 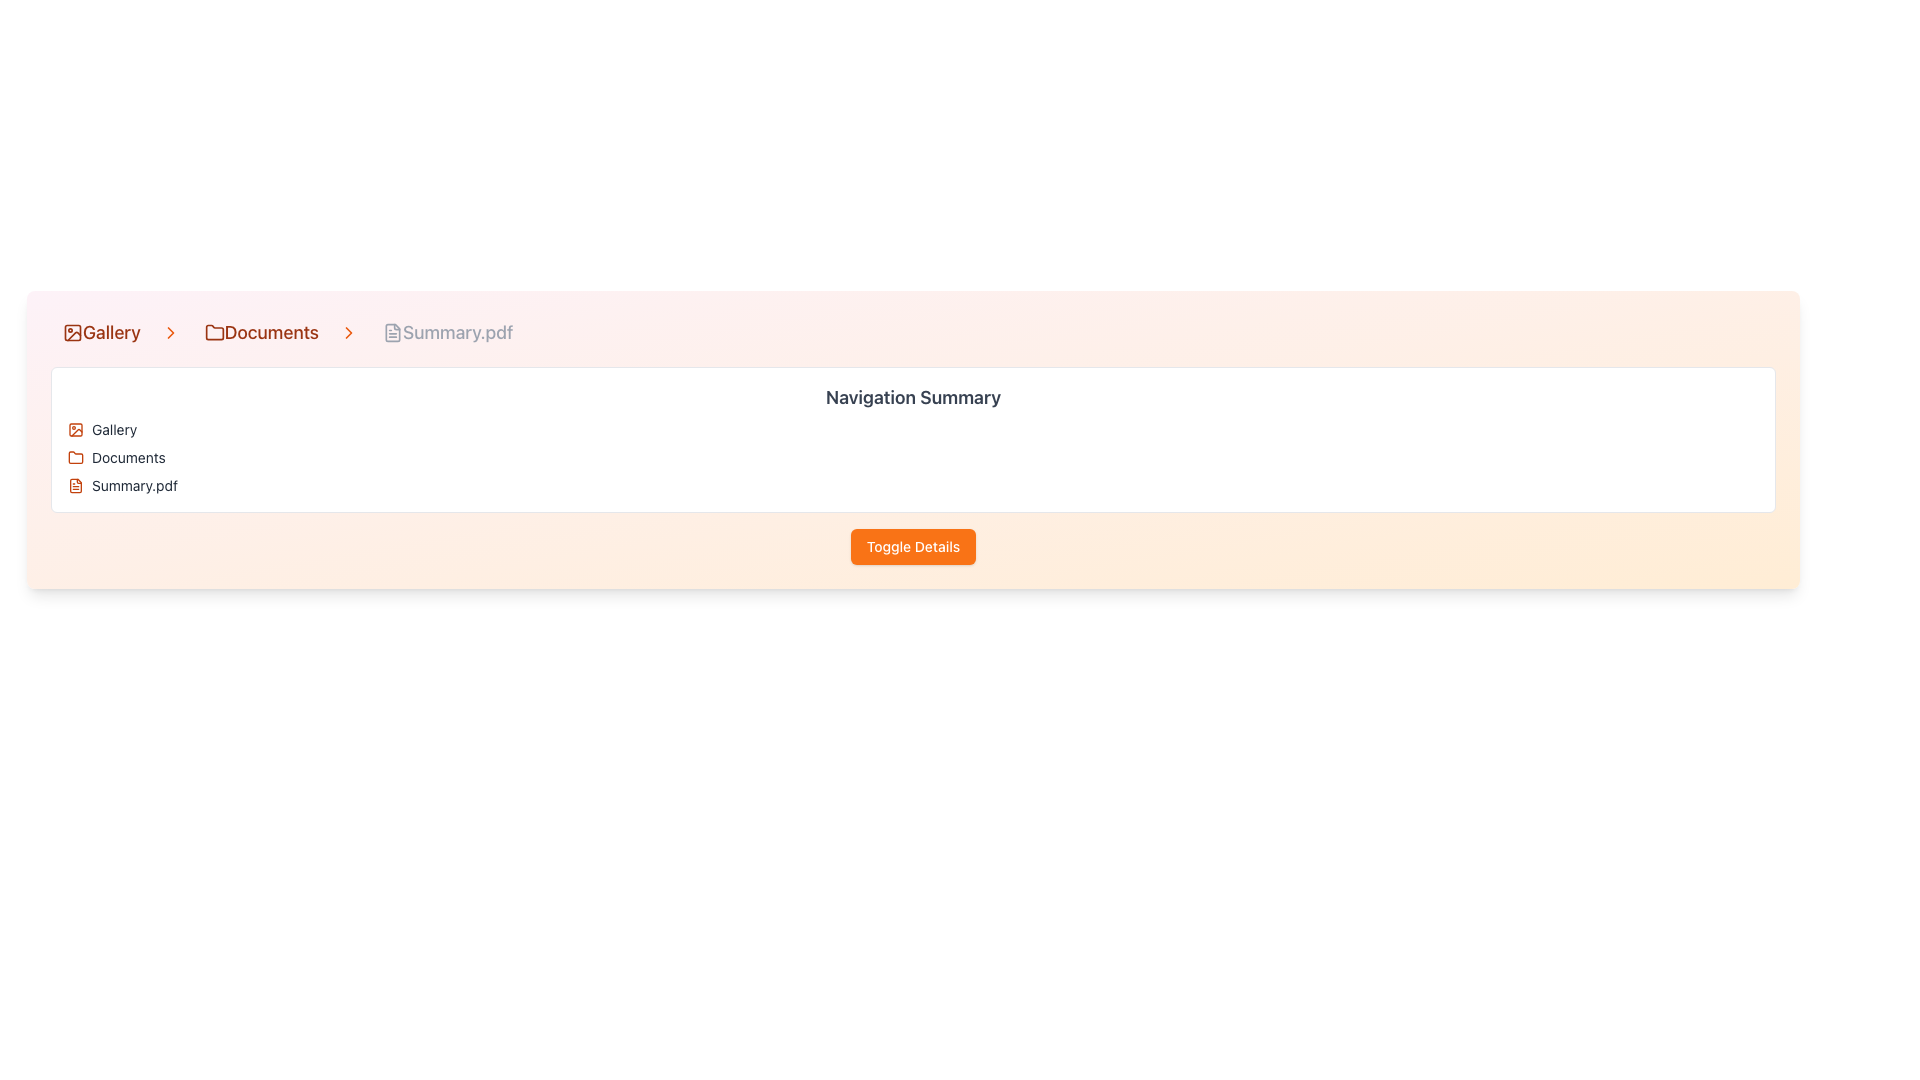 What do you see at coordinates (260, 331) in the screenshot?
I see `the 'Documents' hyperlink, which is styled in large medium-weight orange font and located in the breadcrumb navigation bar between 'Gallery' and 'Summary.pdf'` at bounding box center [260, 331].